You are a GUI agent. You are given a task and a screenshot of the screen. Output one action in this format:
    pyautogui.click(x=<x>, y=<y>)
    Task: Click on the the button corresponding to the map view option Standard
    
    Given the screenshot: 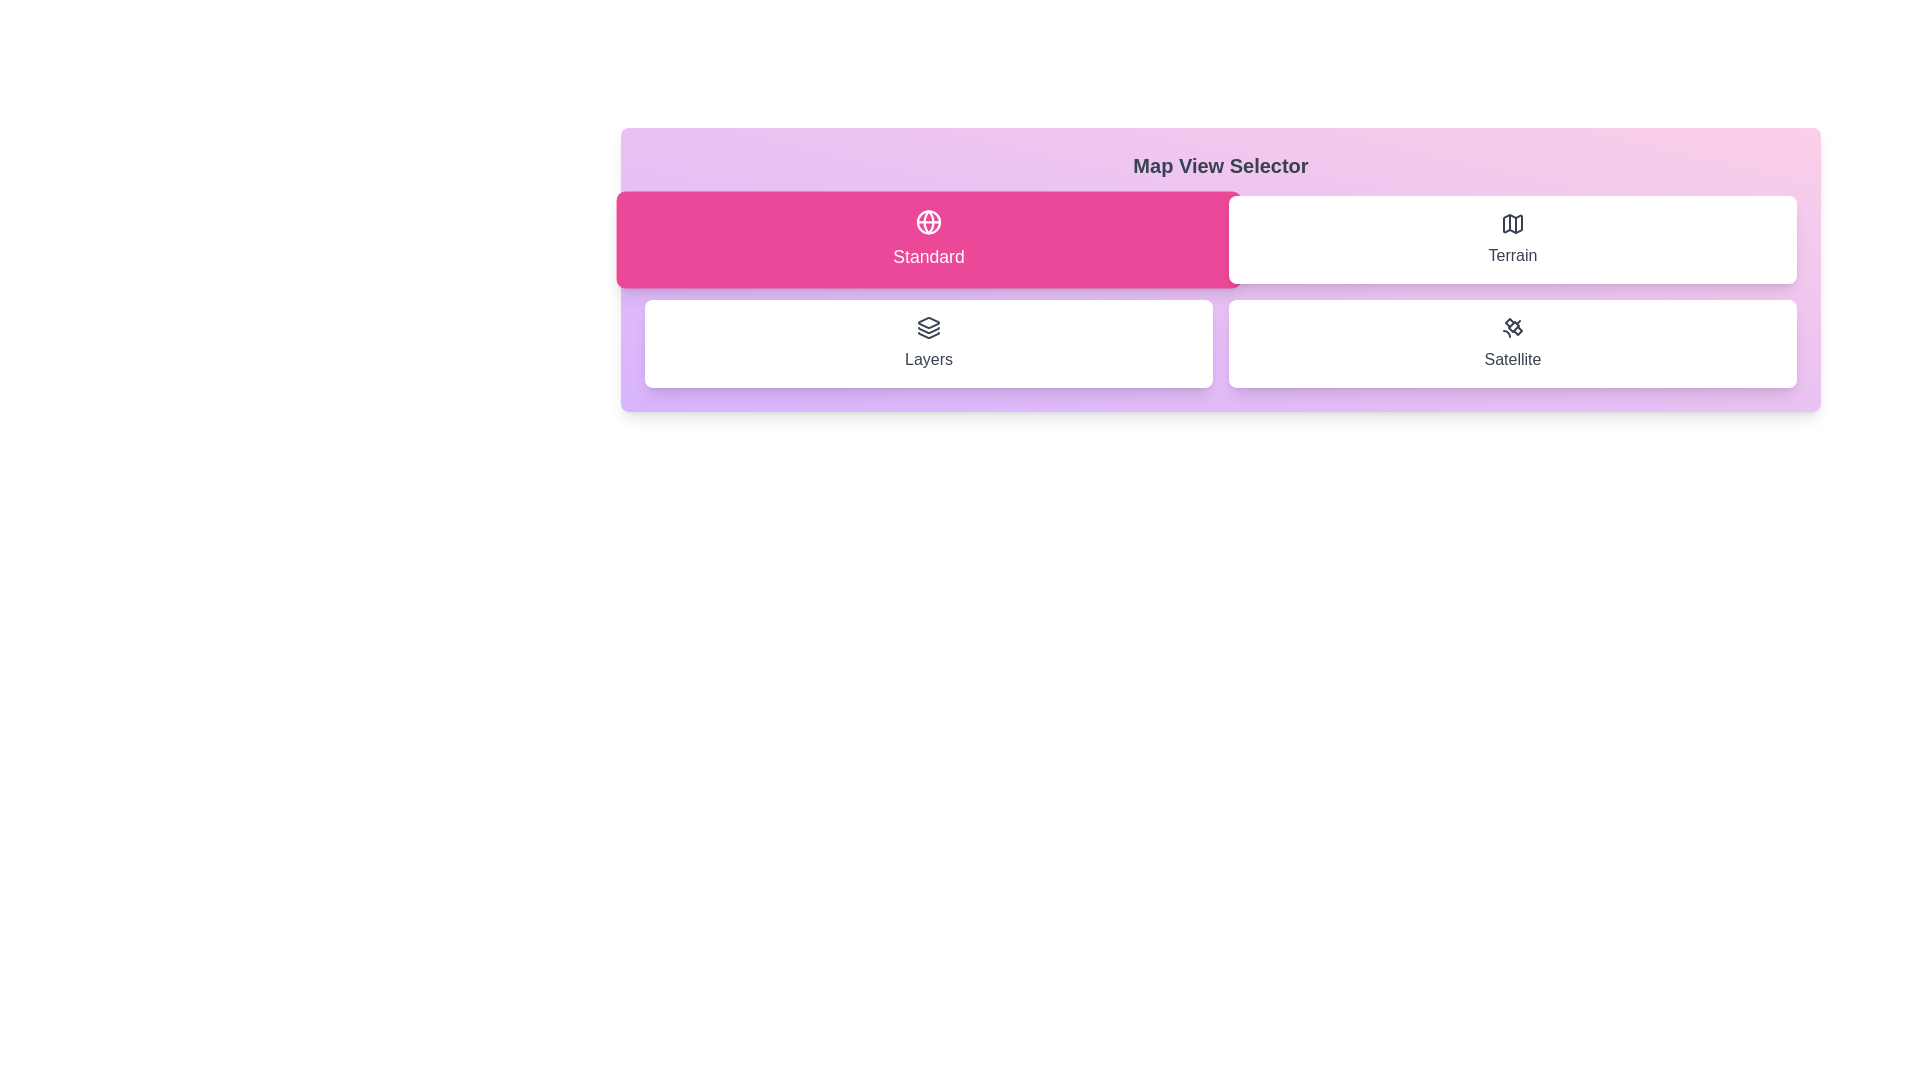 What is the action you would take?
    pyautogui.click(x=928, y=238)
    